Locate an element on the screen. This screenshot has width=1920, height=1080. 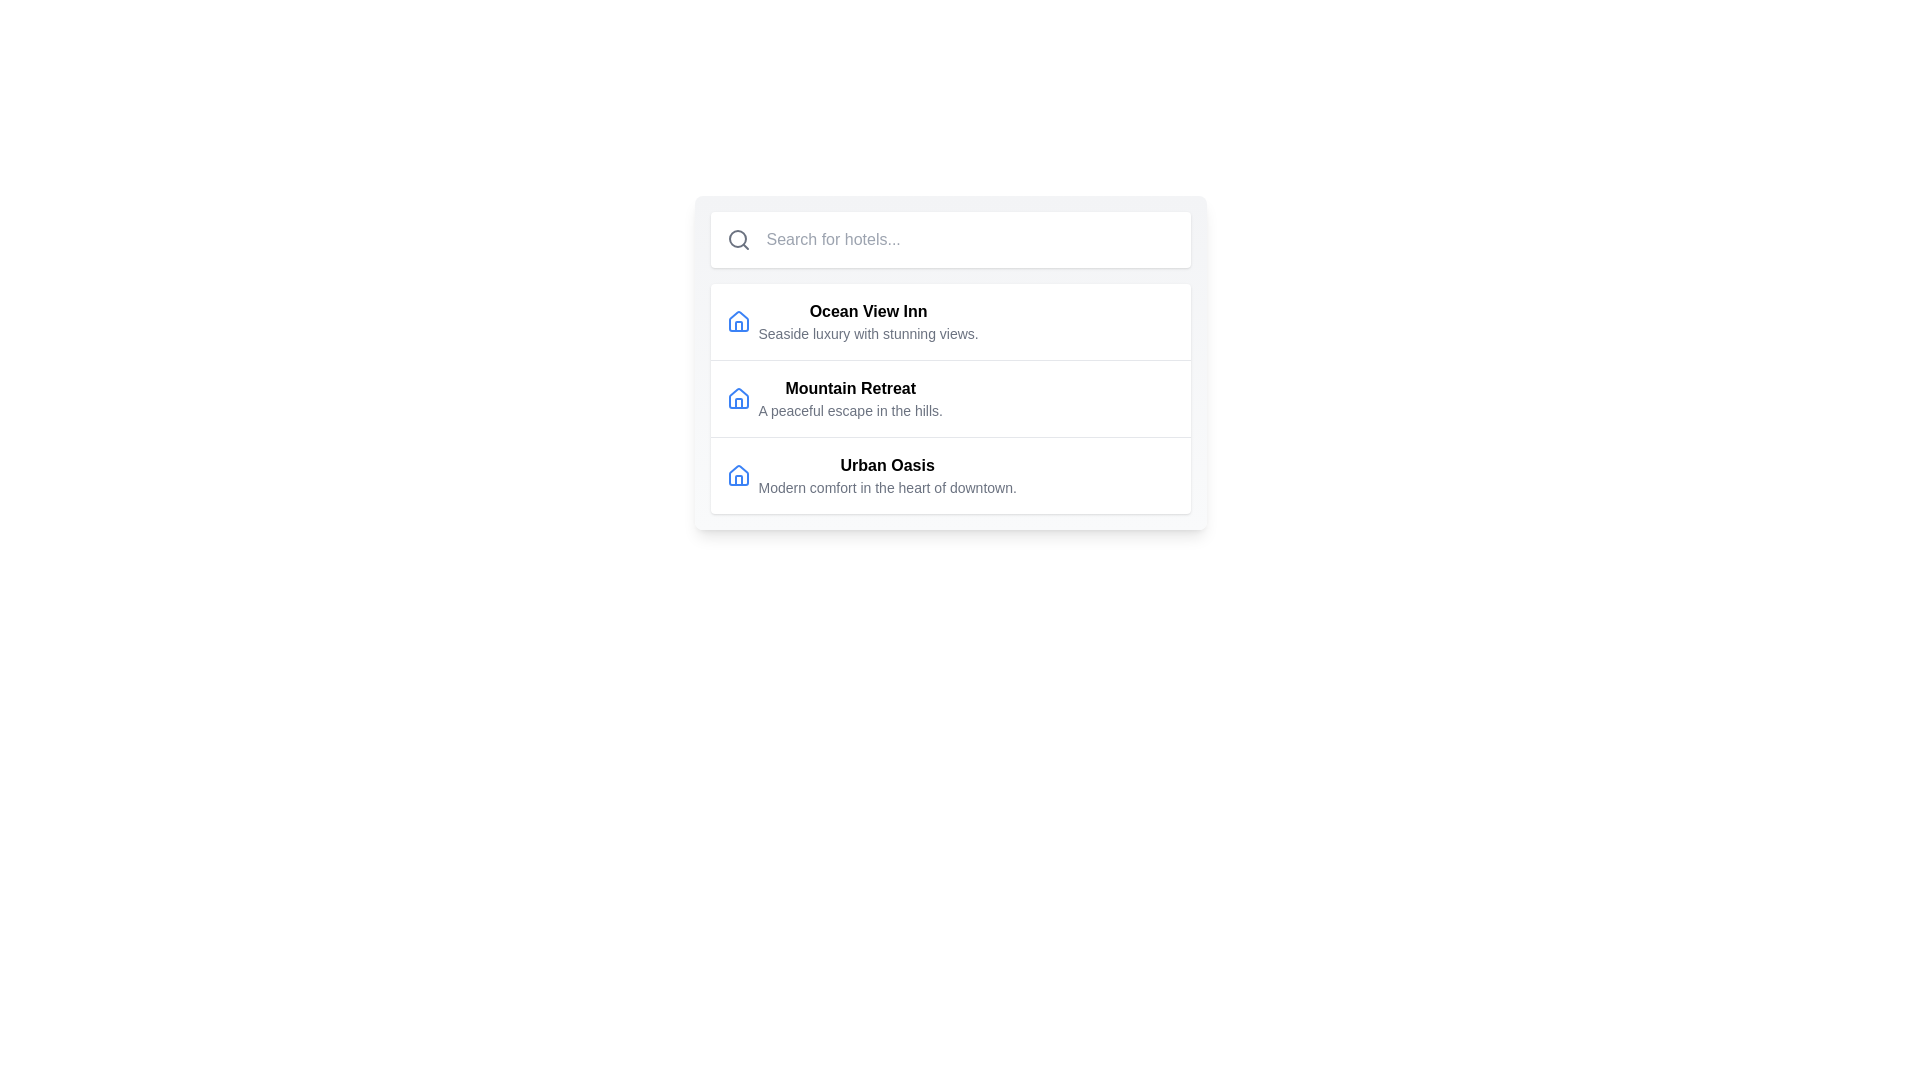
the icon that identifies the 'Ocean View Inn' entry in the list, located on the left side of the entry, adjacent to the text 'Ocean View Inn' and 'Seaside luxury with stunning views.' is located at coordinates (737, 320).